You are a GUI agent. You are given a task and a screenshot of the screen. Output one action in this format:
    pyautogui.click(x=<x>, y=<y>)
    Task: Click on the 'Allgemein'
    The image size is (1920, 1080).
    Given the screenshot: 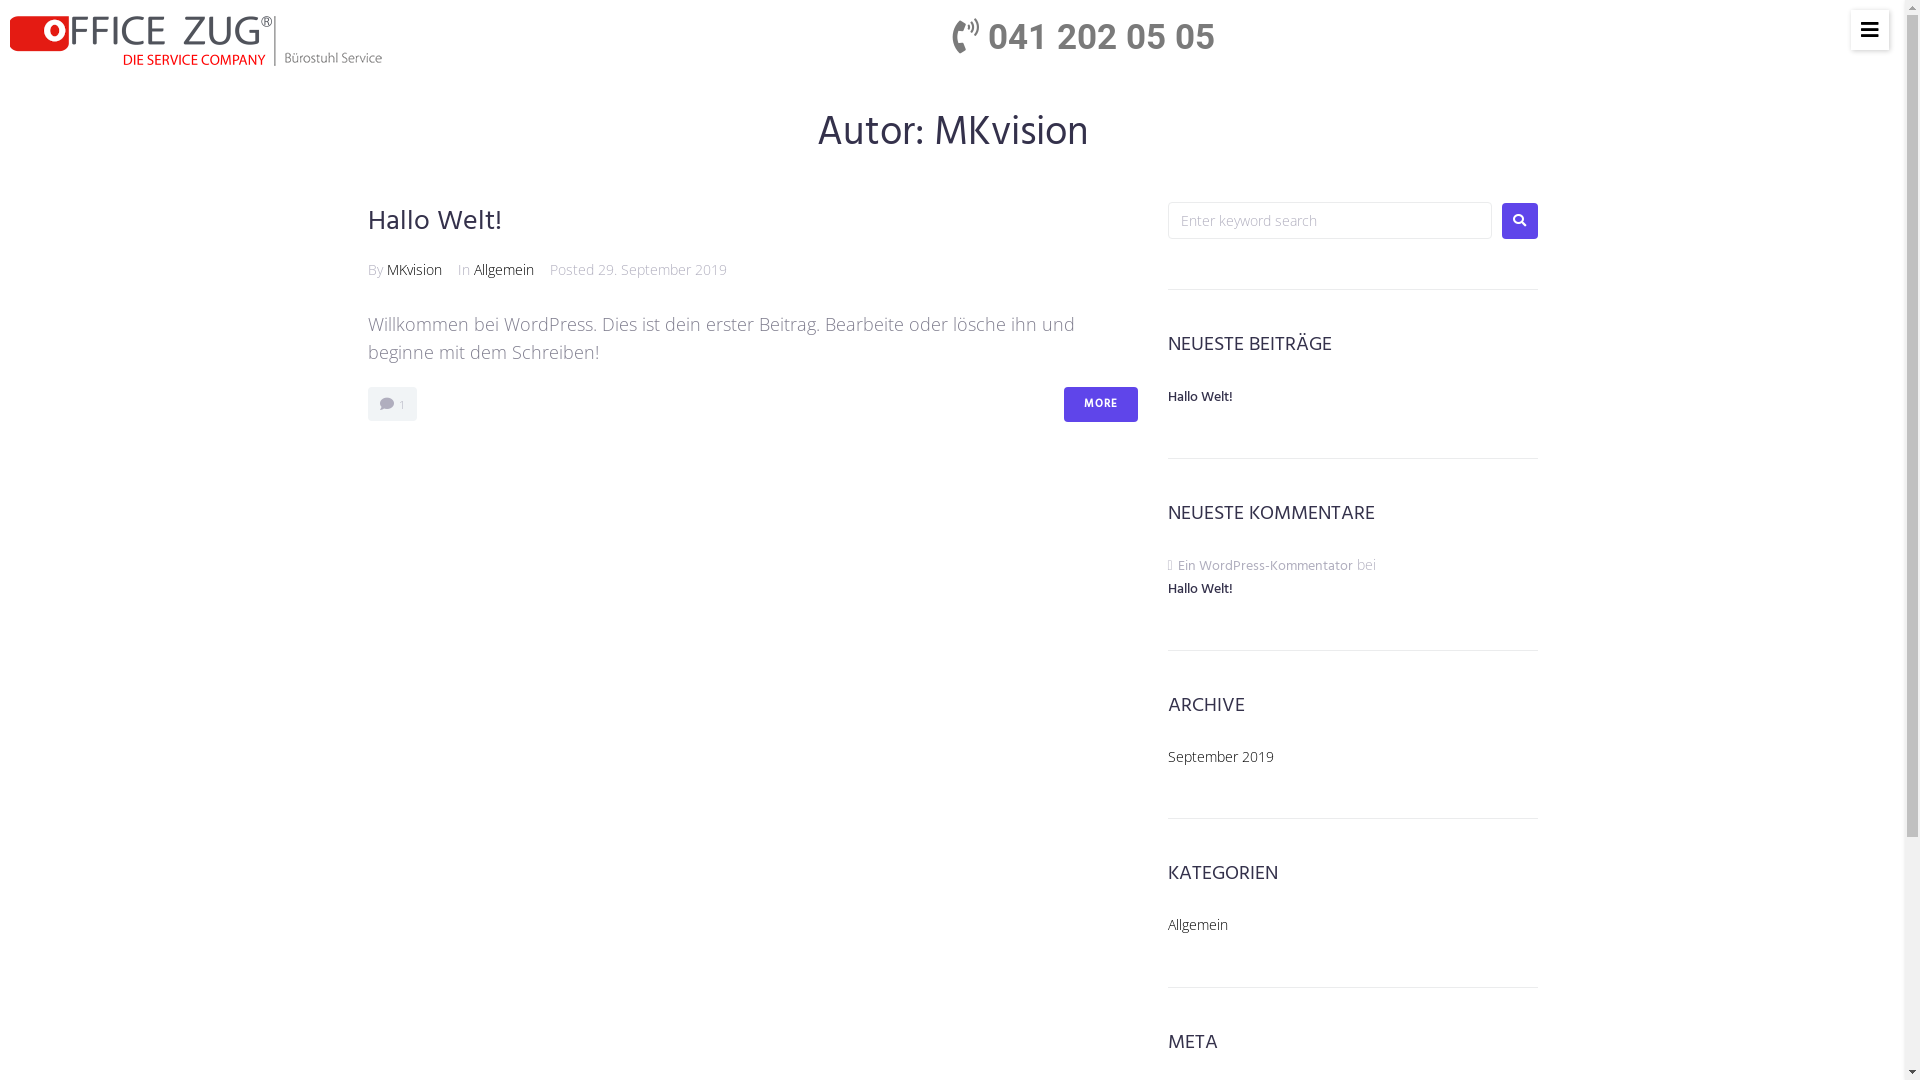 What is the action you would take?
    pyautogui.click(x=1198, y=924)
    